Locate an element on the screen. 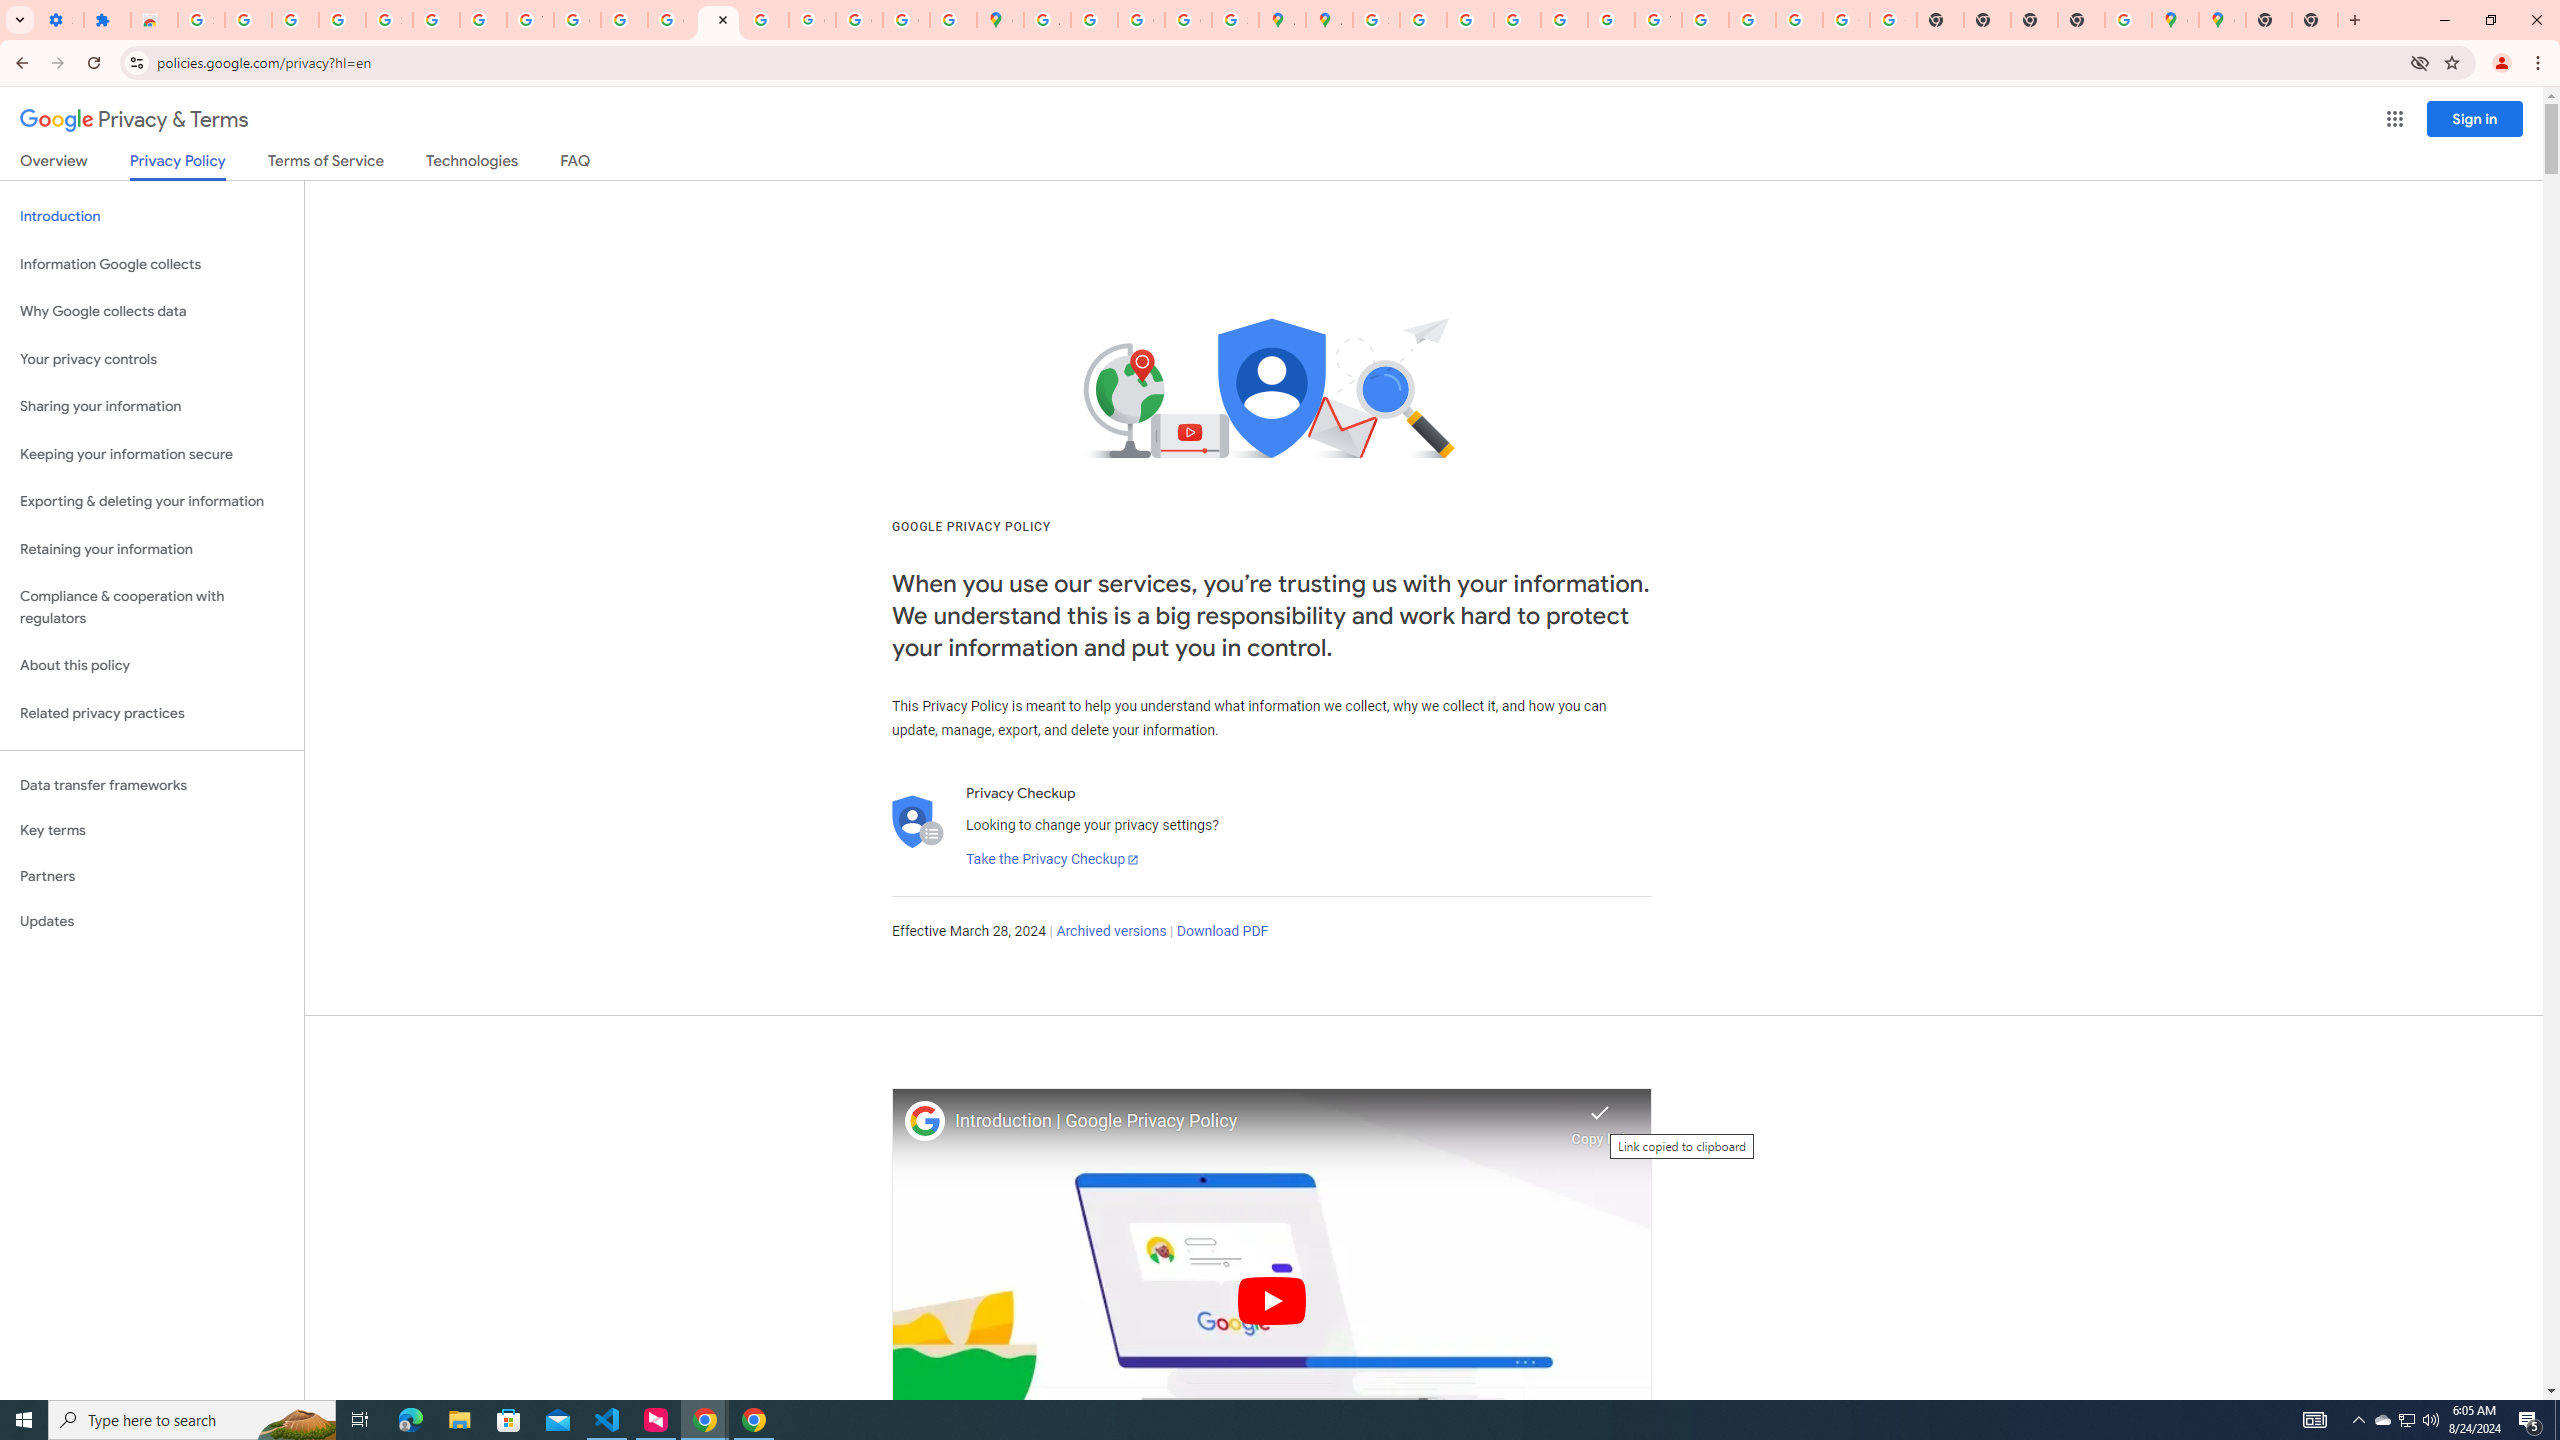  'Updates' is located at coordinates (151, 920).